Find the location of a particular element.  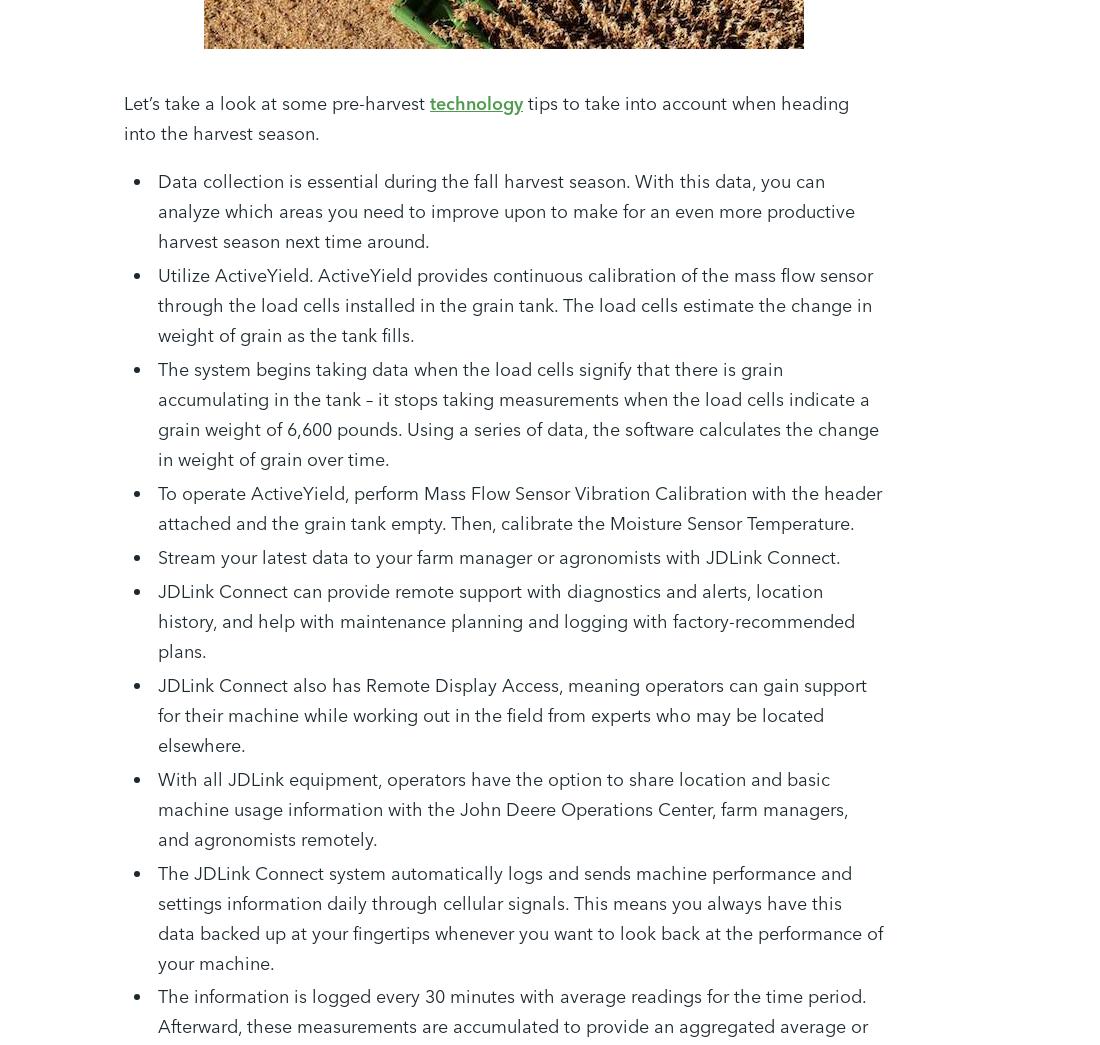

'The JDLink Connect system automatically logs and sends machine performance and settings information daily through cellular signals. This means you always have this data backed up at your fingertips whenever you want to look back at the performance of your machine.' is located at coordinates (520, 917).